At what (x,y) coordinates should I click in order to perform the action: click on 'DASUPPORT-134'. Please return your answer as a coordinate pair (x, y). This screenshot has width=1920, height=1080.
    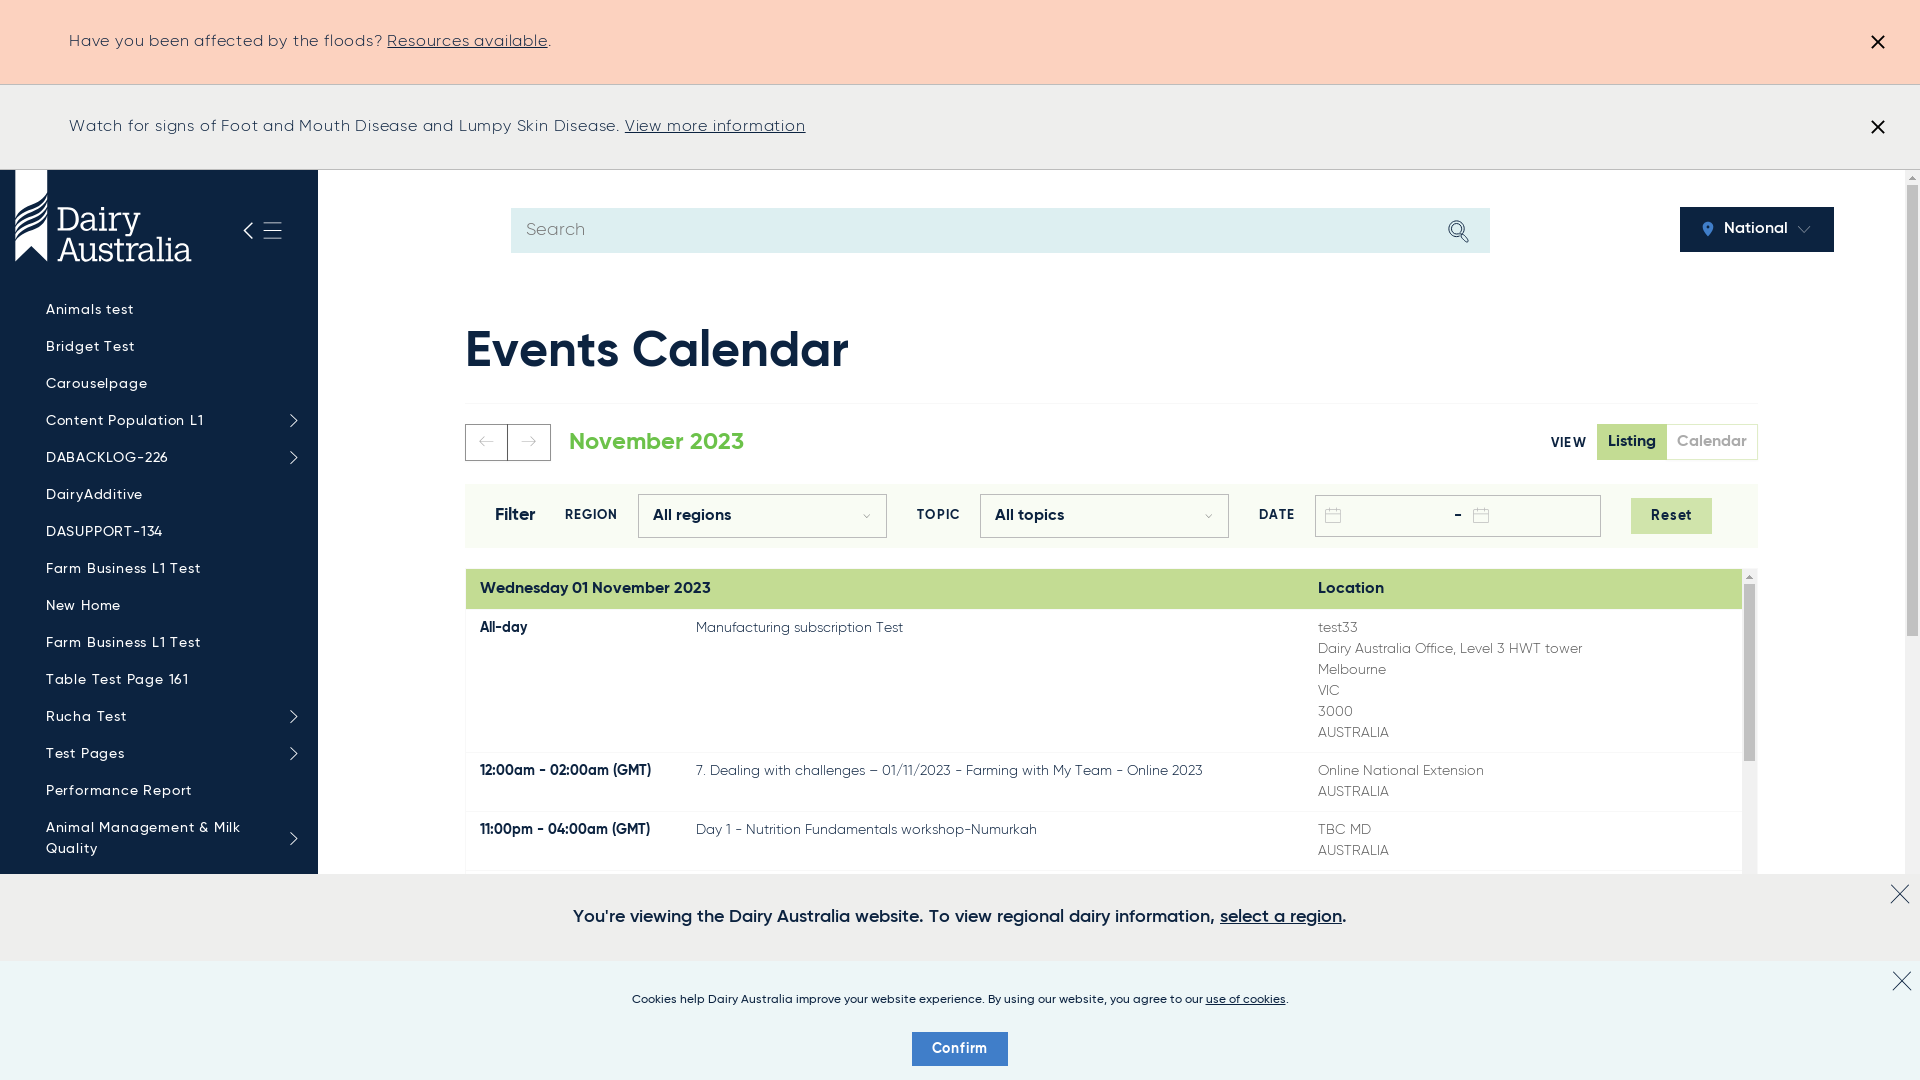
    Looking at the image, I should click on (167, 531).